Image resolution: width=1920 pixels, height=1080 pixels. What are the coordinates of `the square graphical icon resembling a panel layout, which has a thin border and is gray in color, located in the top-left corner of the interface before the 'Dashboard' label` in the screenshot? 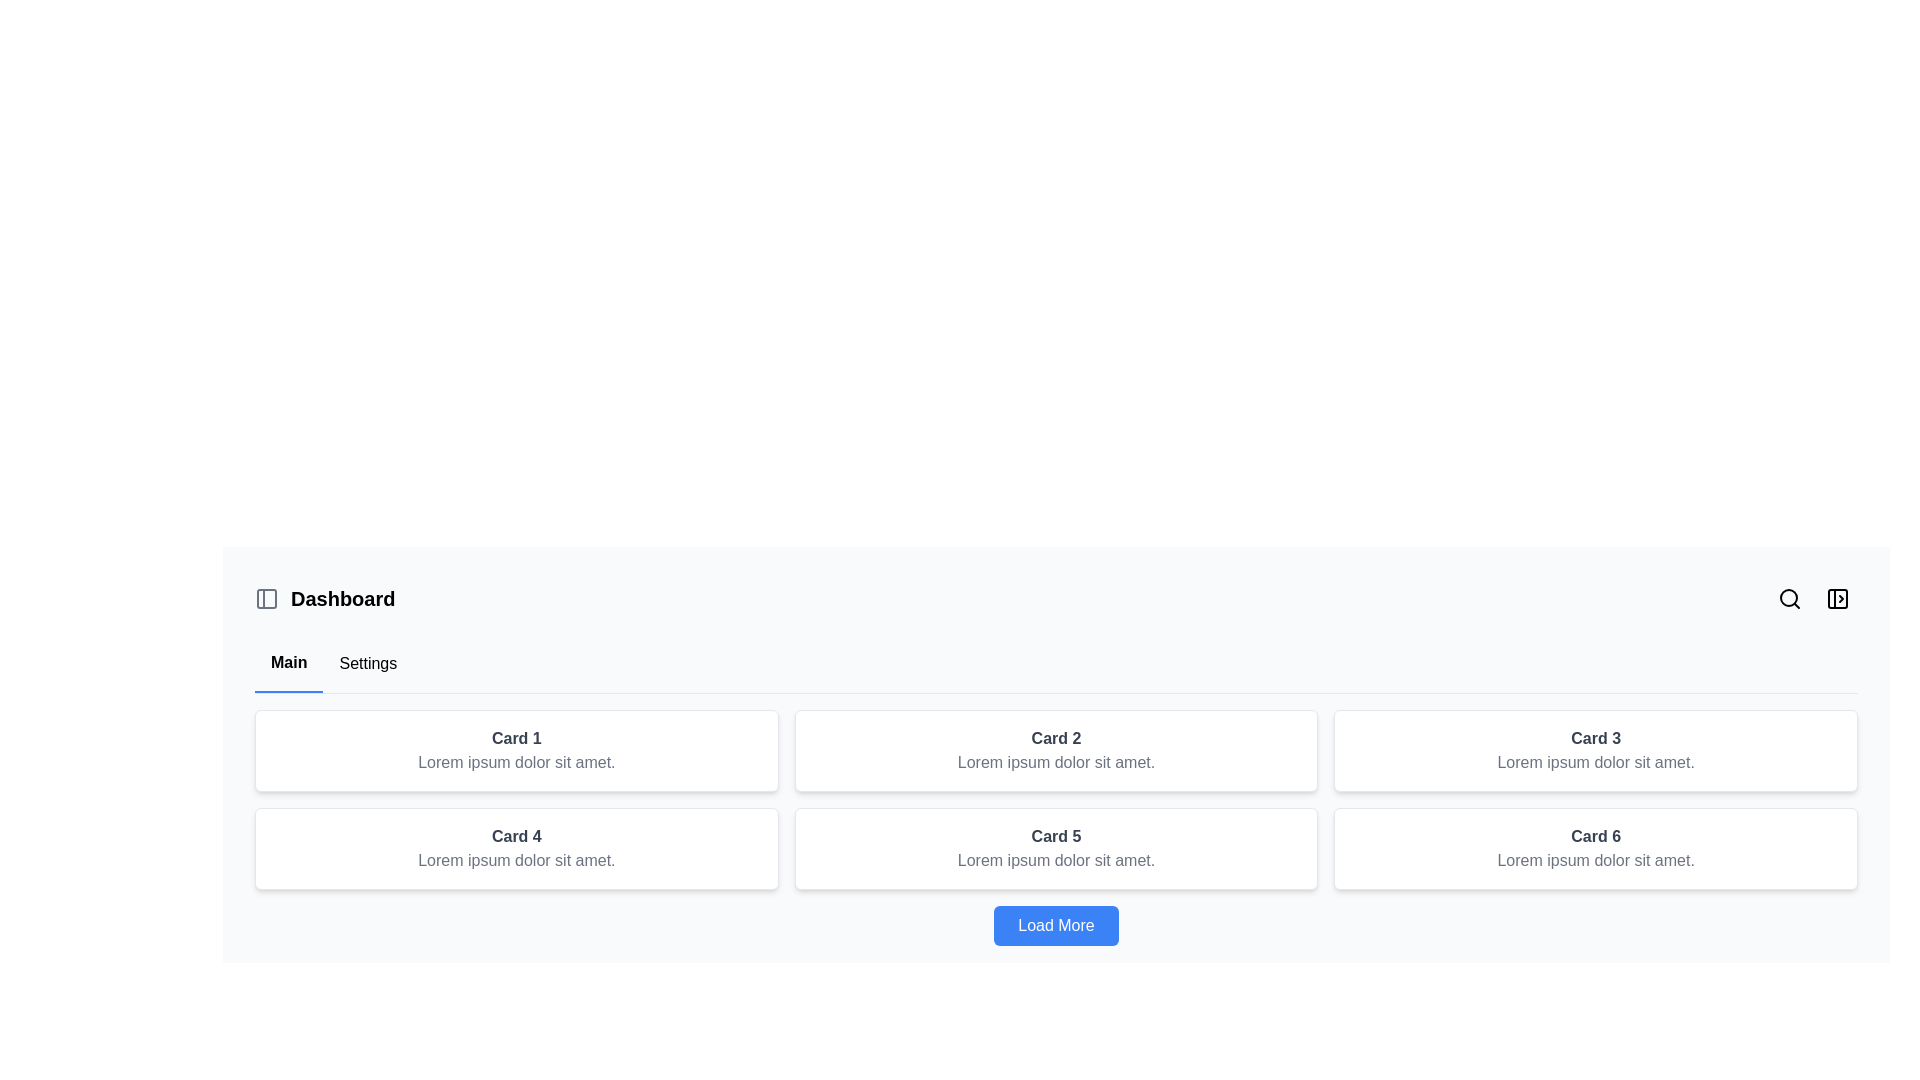 It's located at (266, 597).